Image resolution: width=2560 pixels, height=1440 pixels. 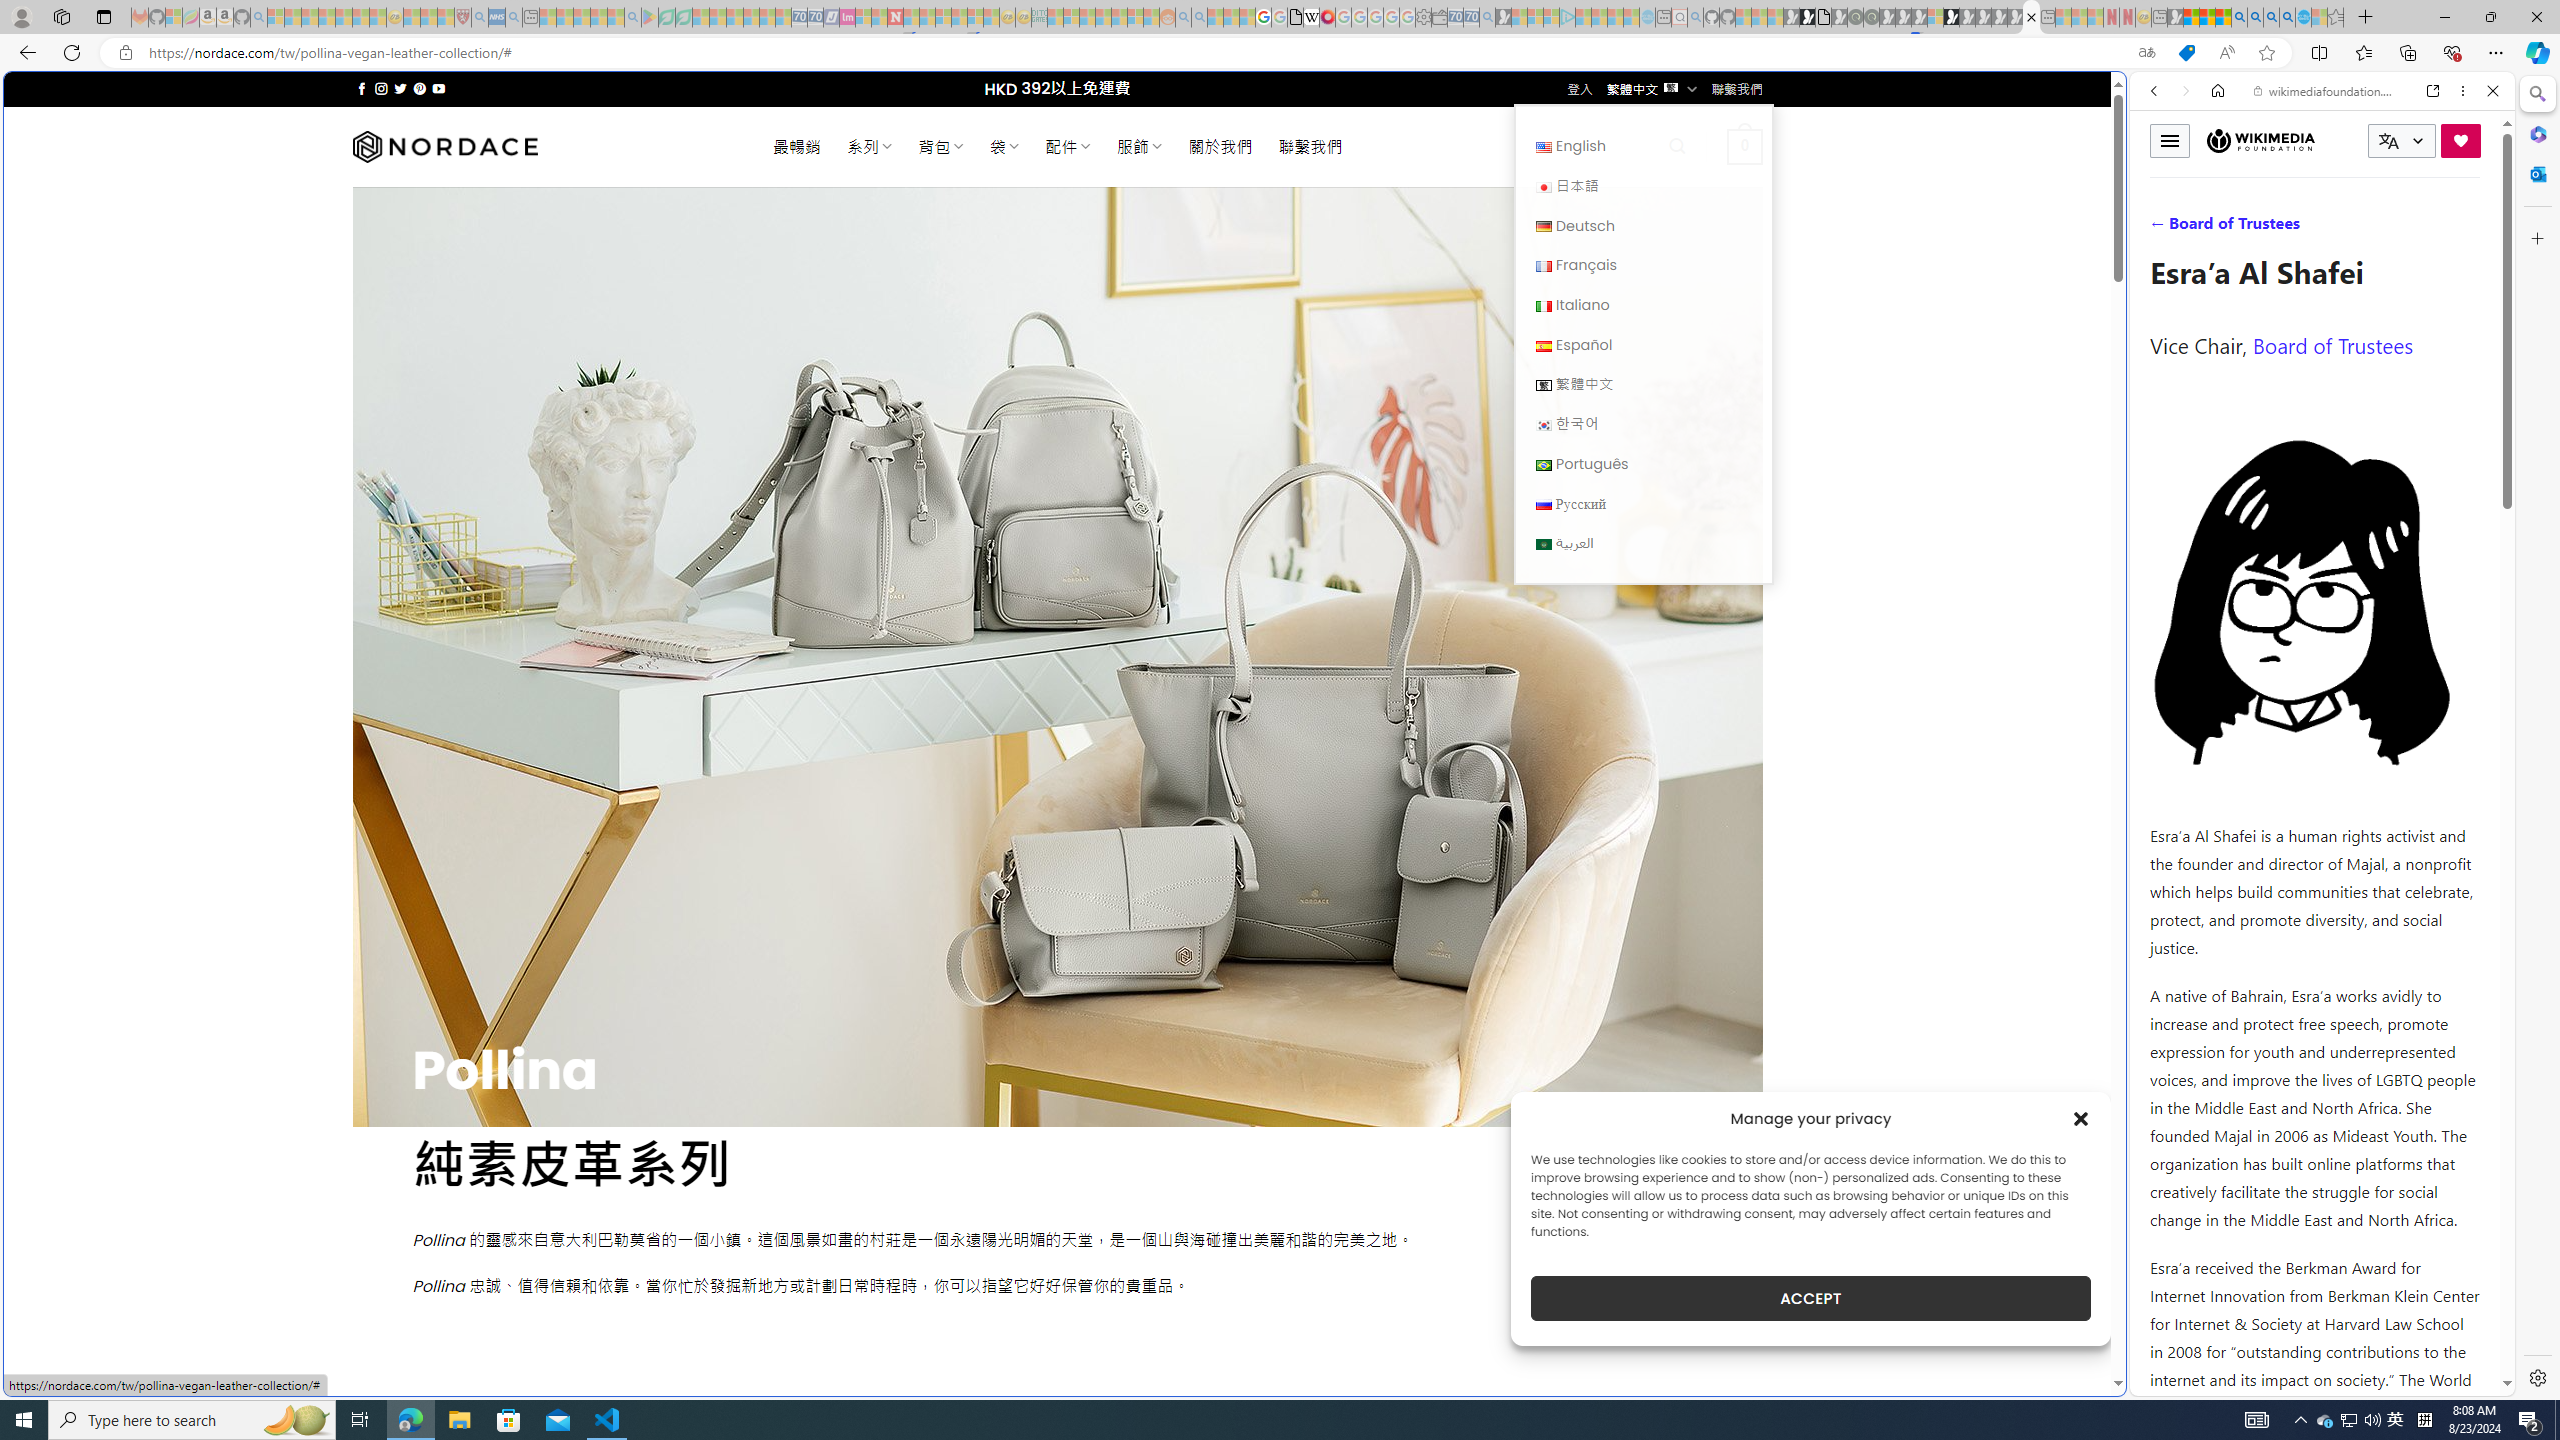 What do you see at coordinates (1642, 145) in the screenshot?
I see `' English'` at bounding box center [1642, 145].